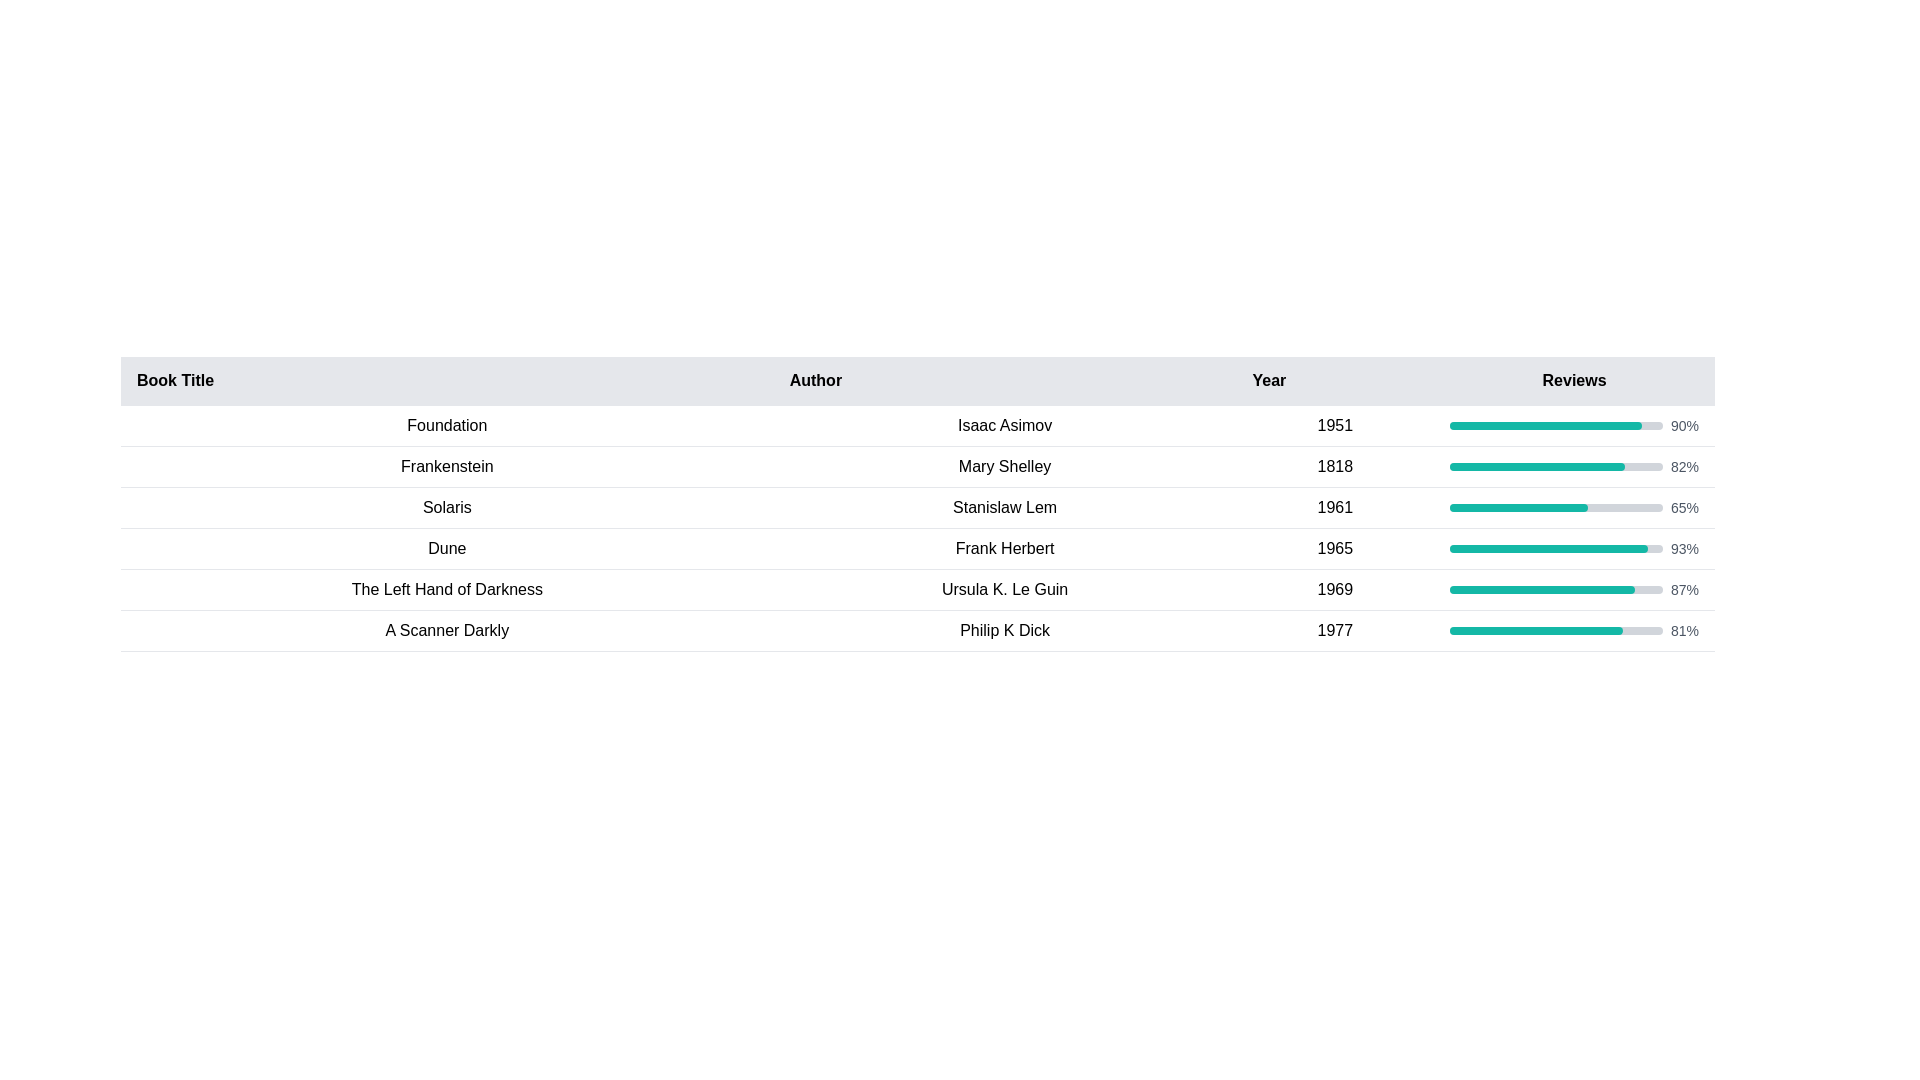  Describe the element at coordinates (1005, 507) in the screenshot. I see `the author's name displayed in the second column of the row containing the book title 'Solaris'` at that location.